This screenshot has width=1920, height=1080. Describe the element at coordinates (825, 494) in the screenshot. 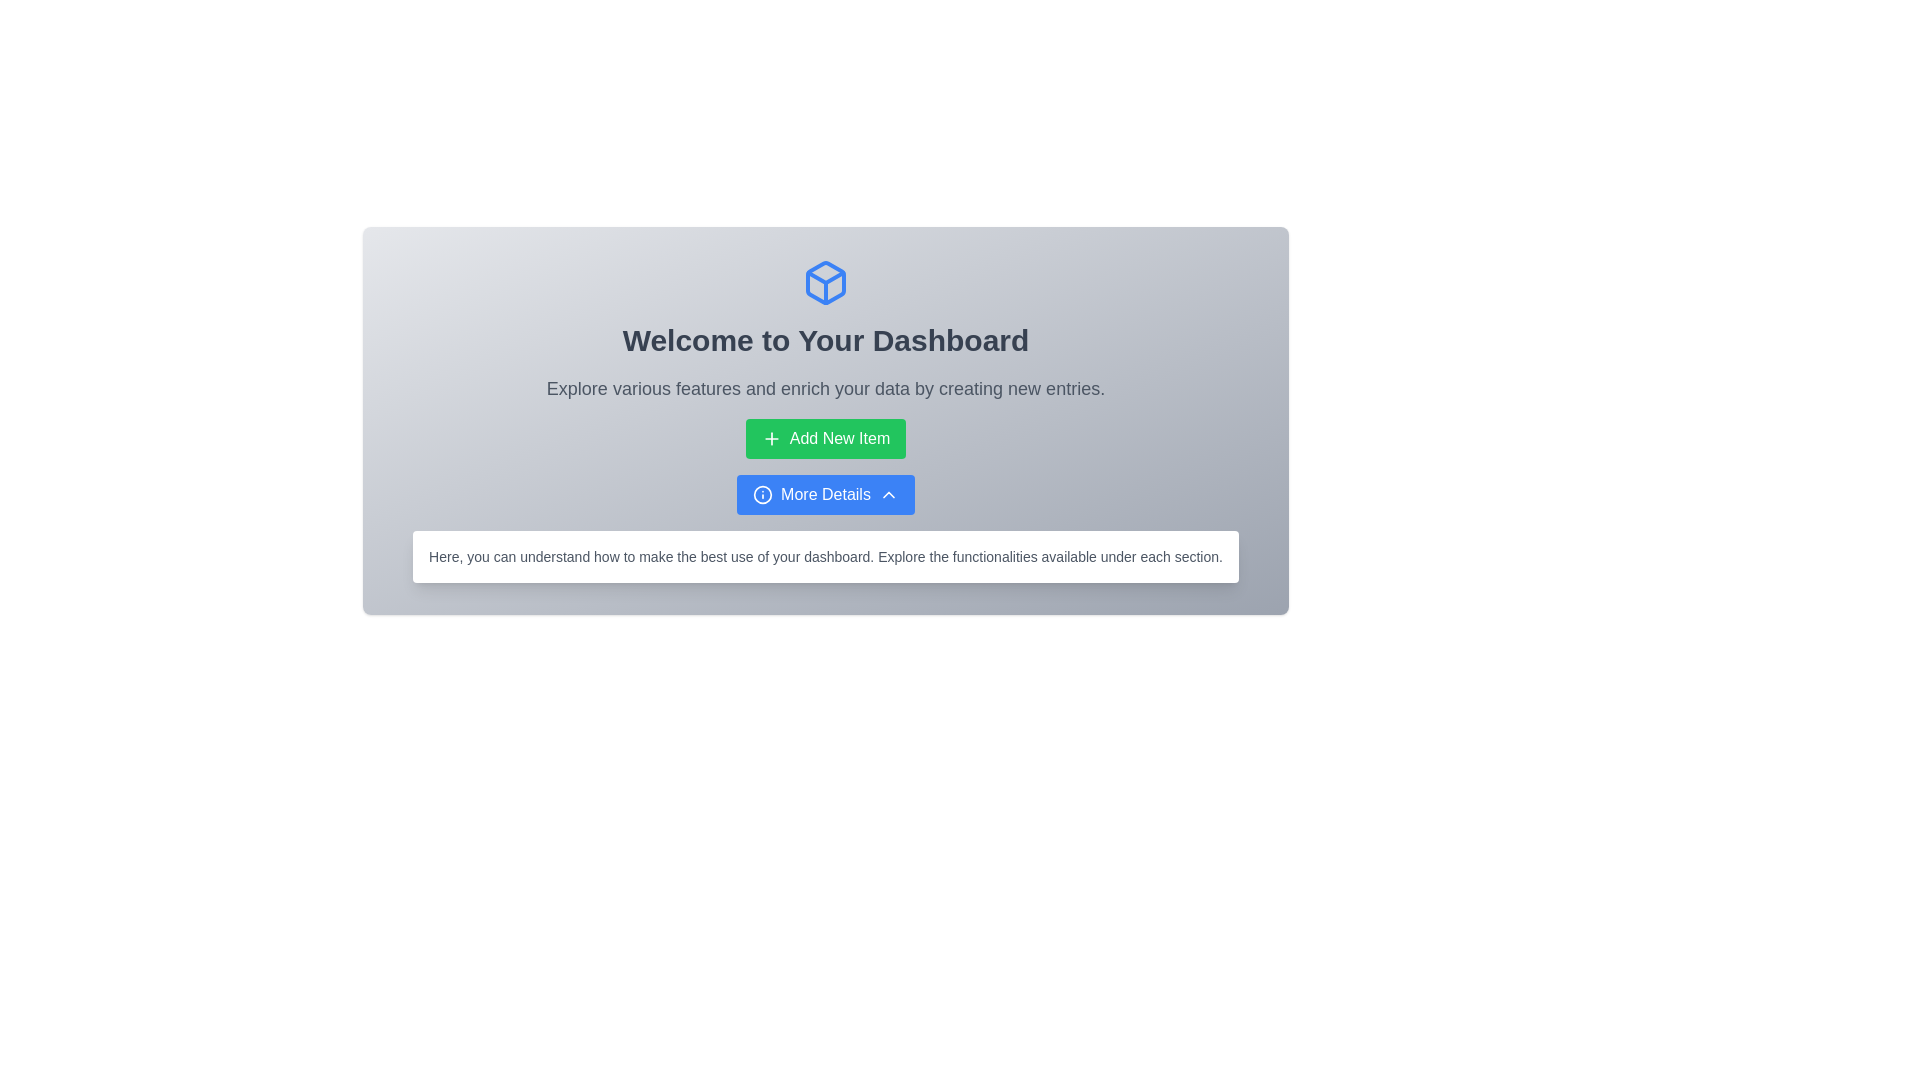

I see `the text 'More Details' inside the blue button located beneath the 'Add New Item' button to trigger hover UI effects` at that location.